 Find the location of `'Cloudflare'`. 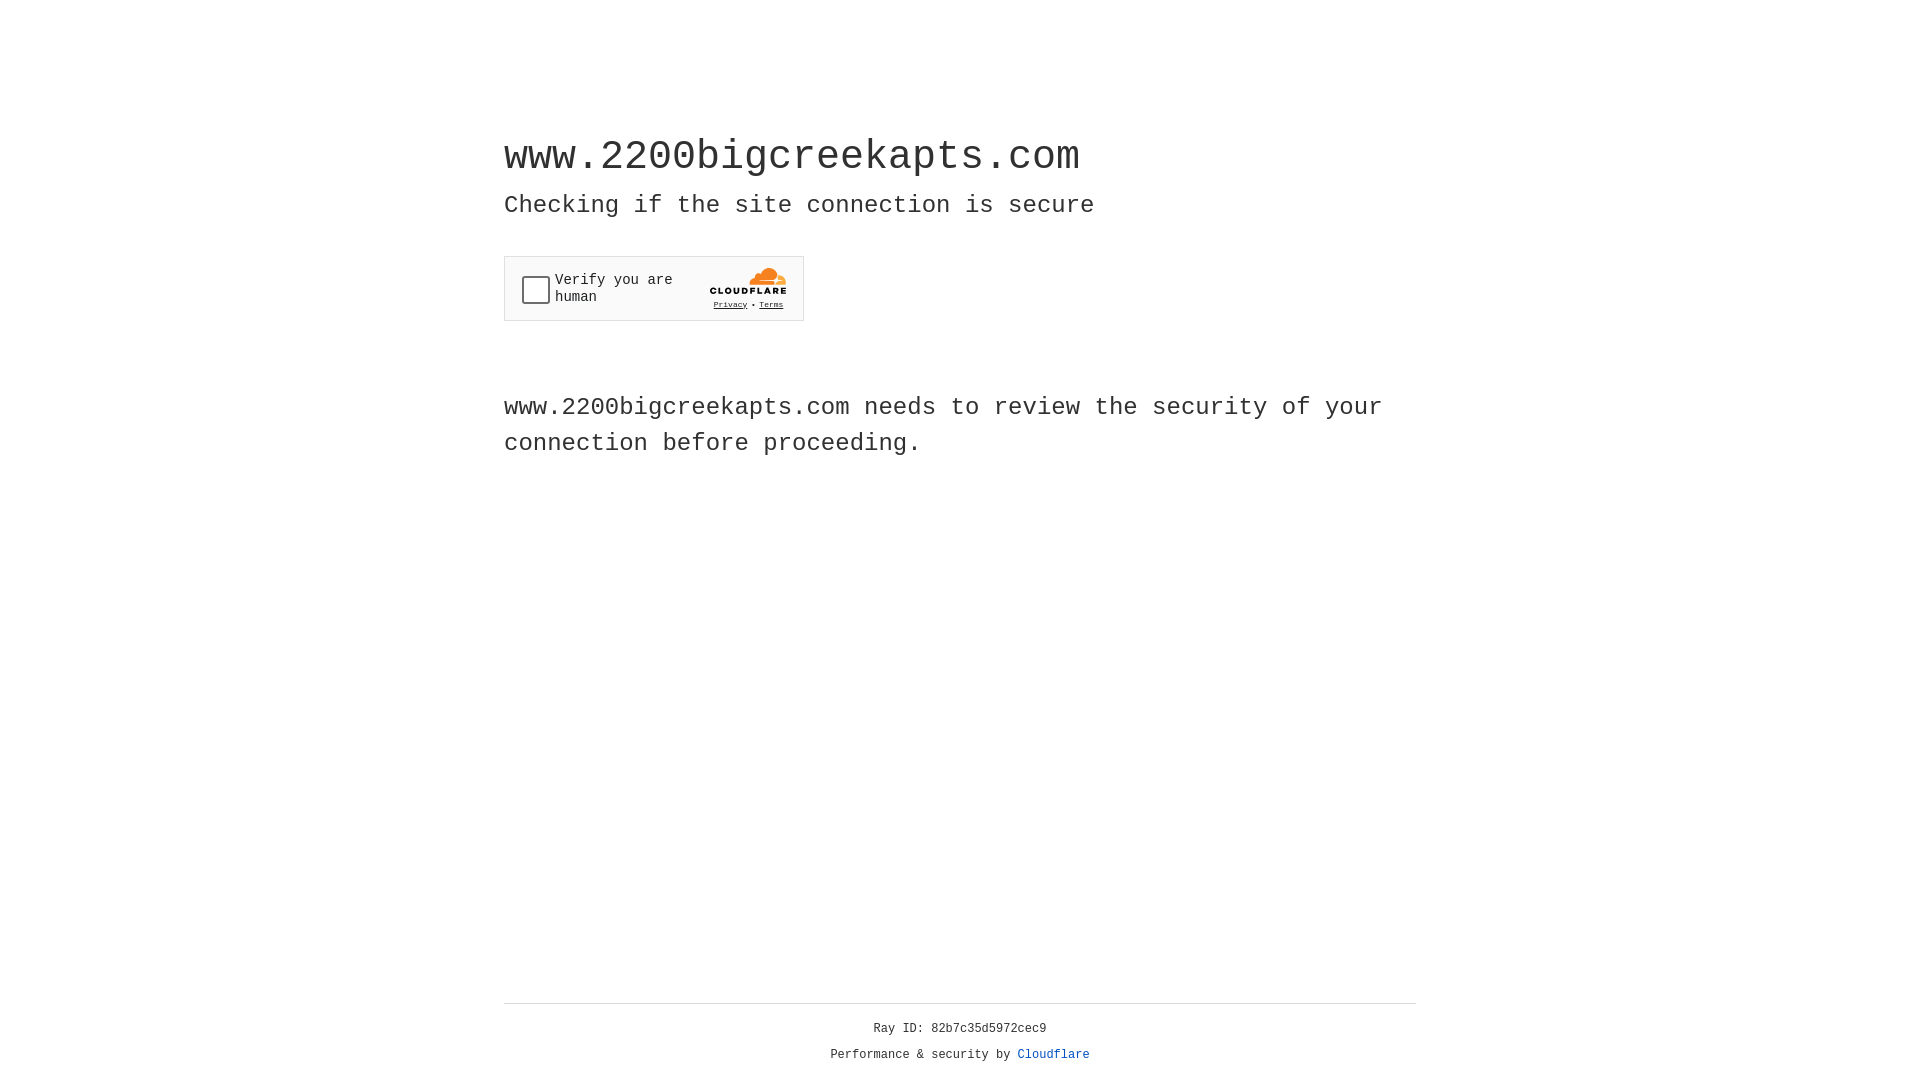

'Cloudflare' is located at coordinates (1017, 1054).